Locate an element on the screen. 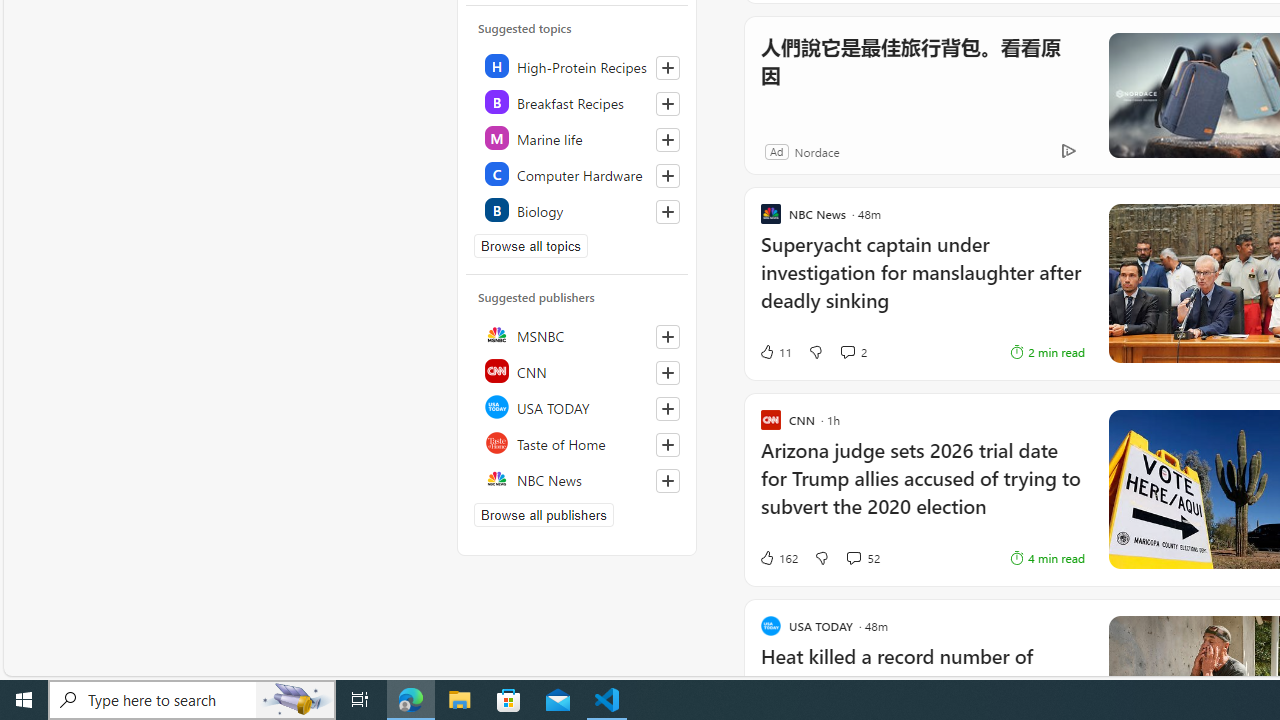  'Follow this topic' is located at coordinates (667, 212).